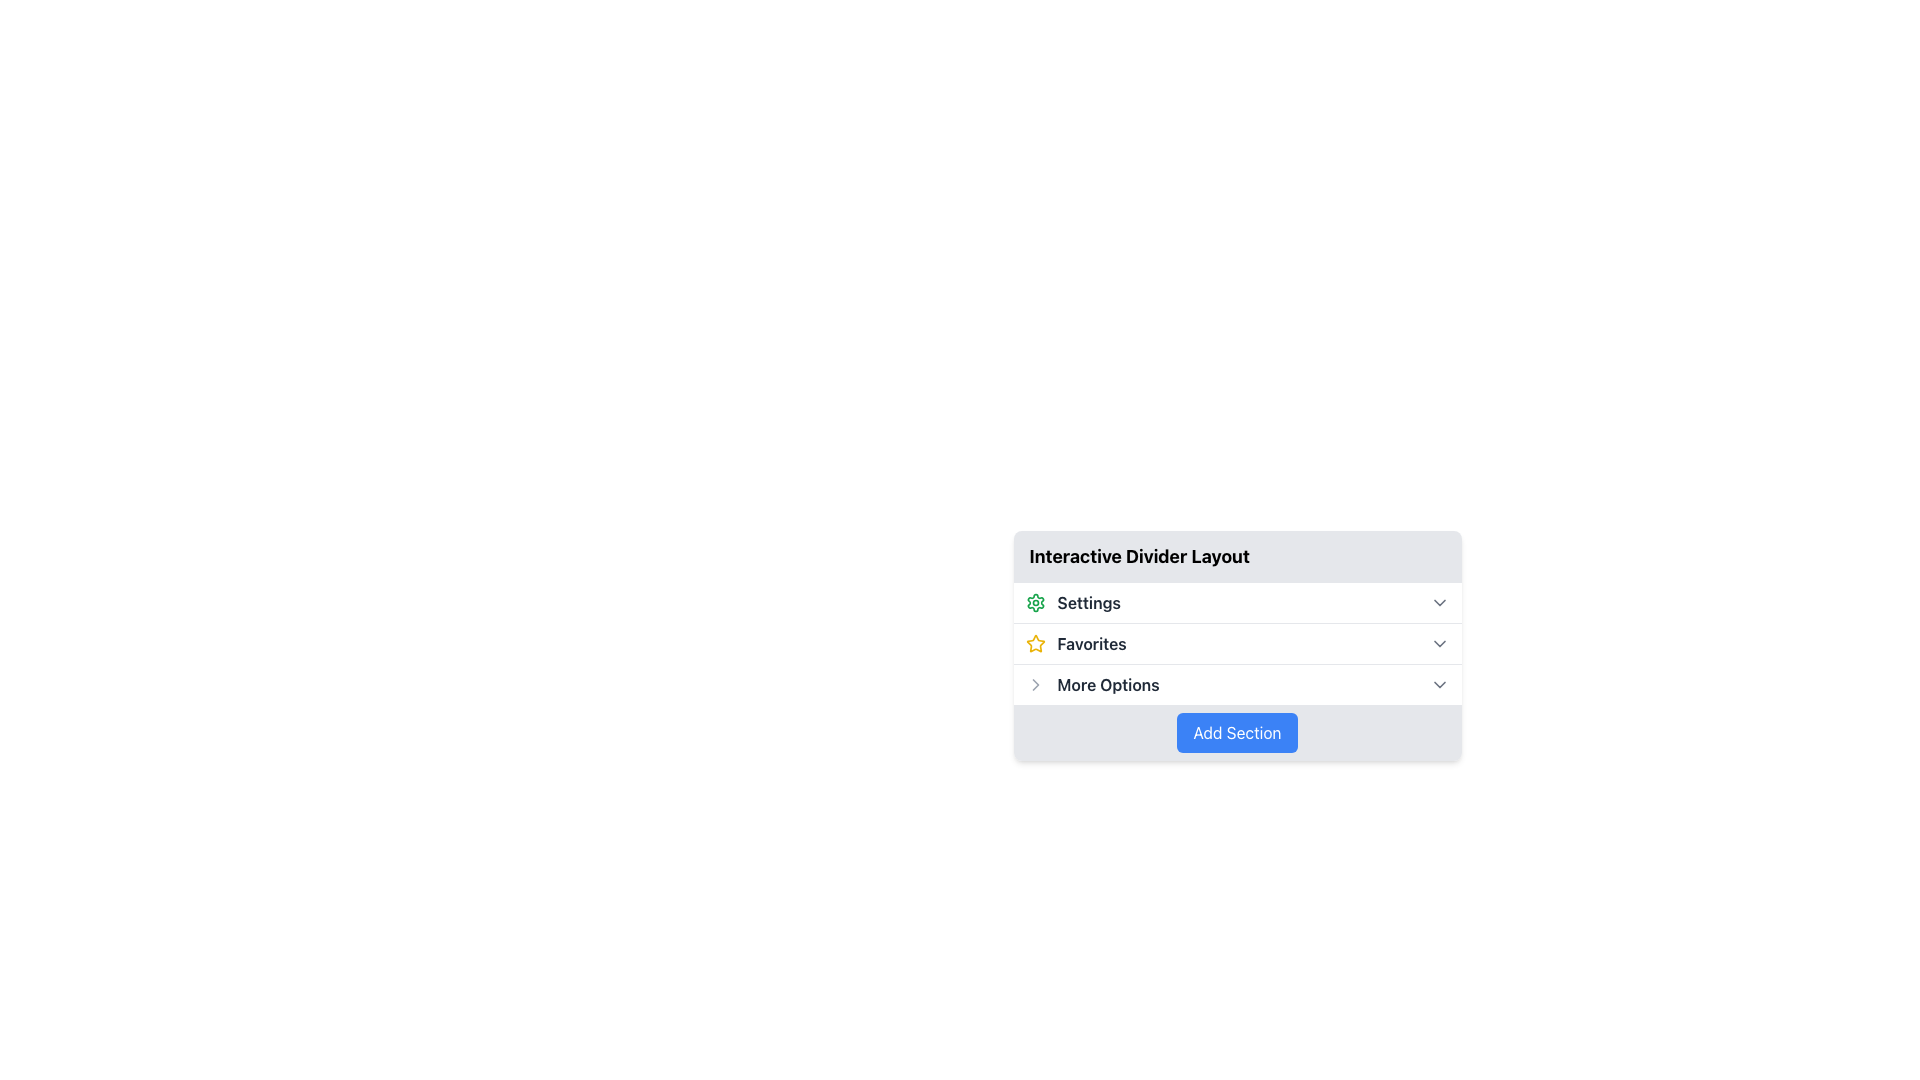  Describe the element at coordinates (1091, 684) in the screenshot. I see `the 'More Options' Text Label with Icon Indicator, which is the third item in the 'Interactive Divider Layout' panel, following 'Settings' and 'Favorites'` at that location.